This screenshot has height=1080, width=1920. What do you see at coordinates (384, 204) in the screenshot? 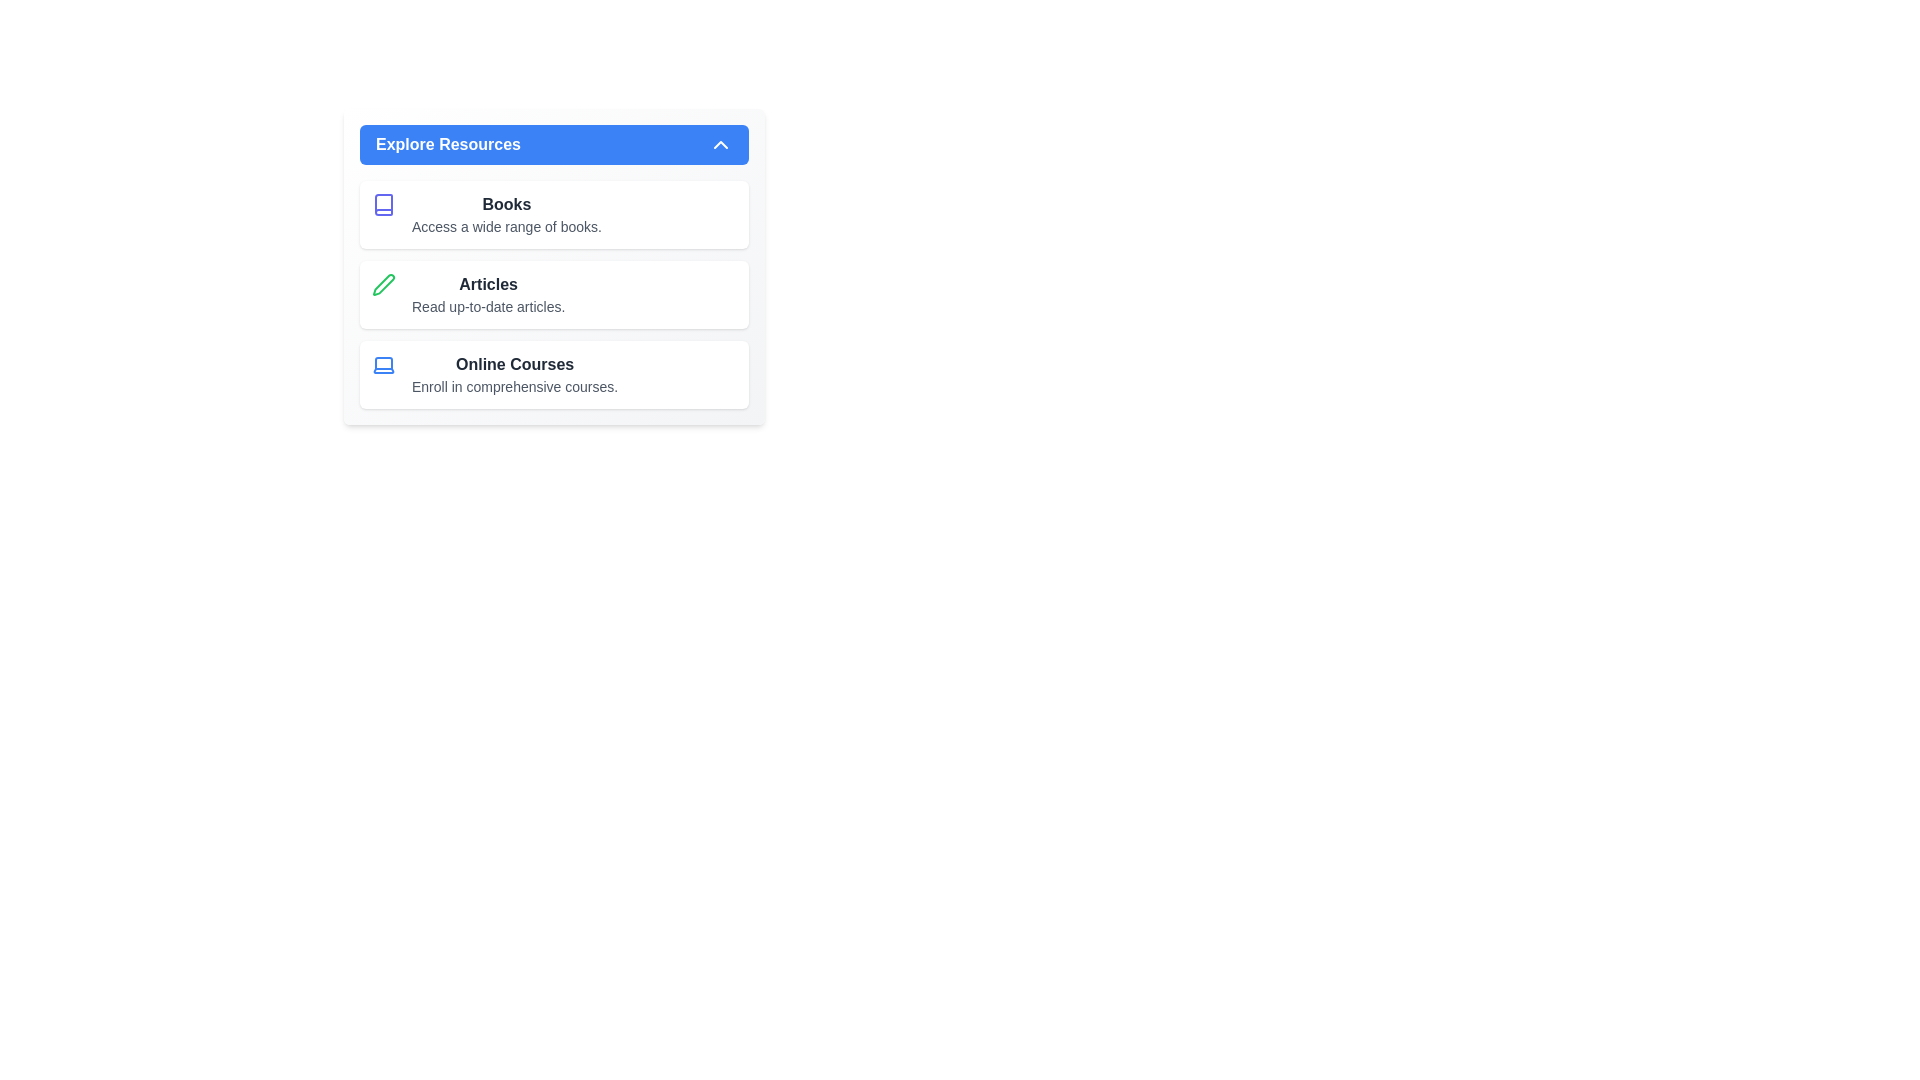
I see `the indigo book icon located to the left of the 'Books' label in the 'Explore Resources' list` at bounding box center [384, 204].